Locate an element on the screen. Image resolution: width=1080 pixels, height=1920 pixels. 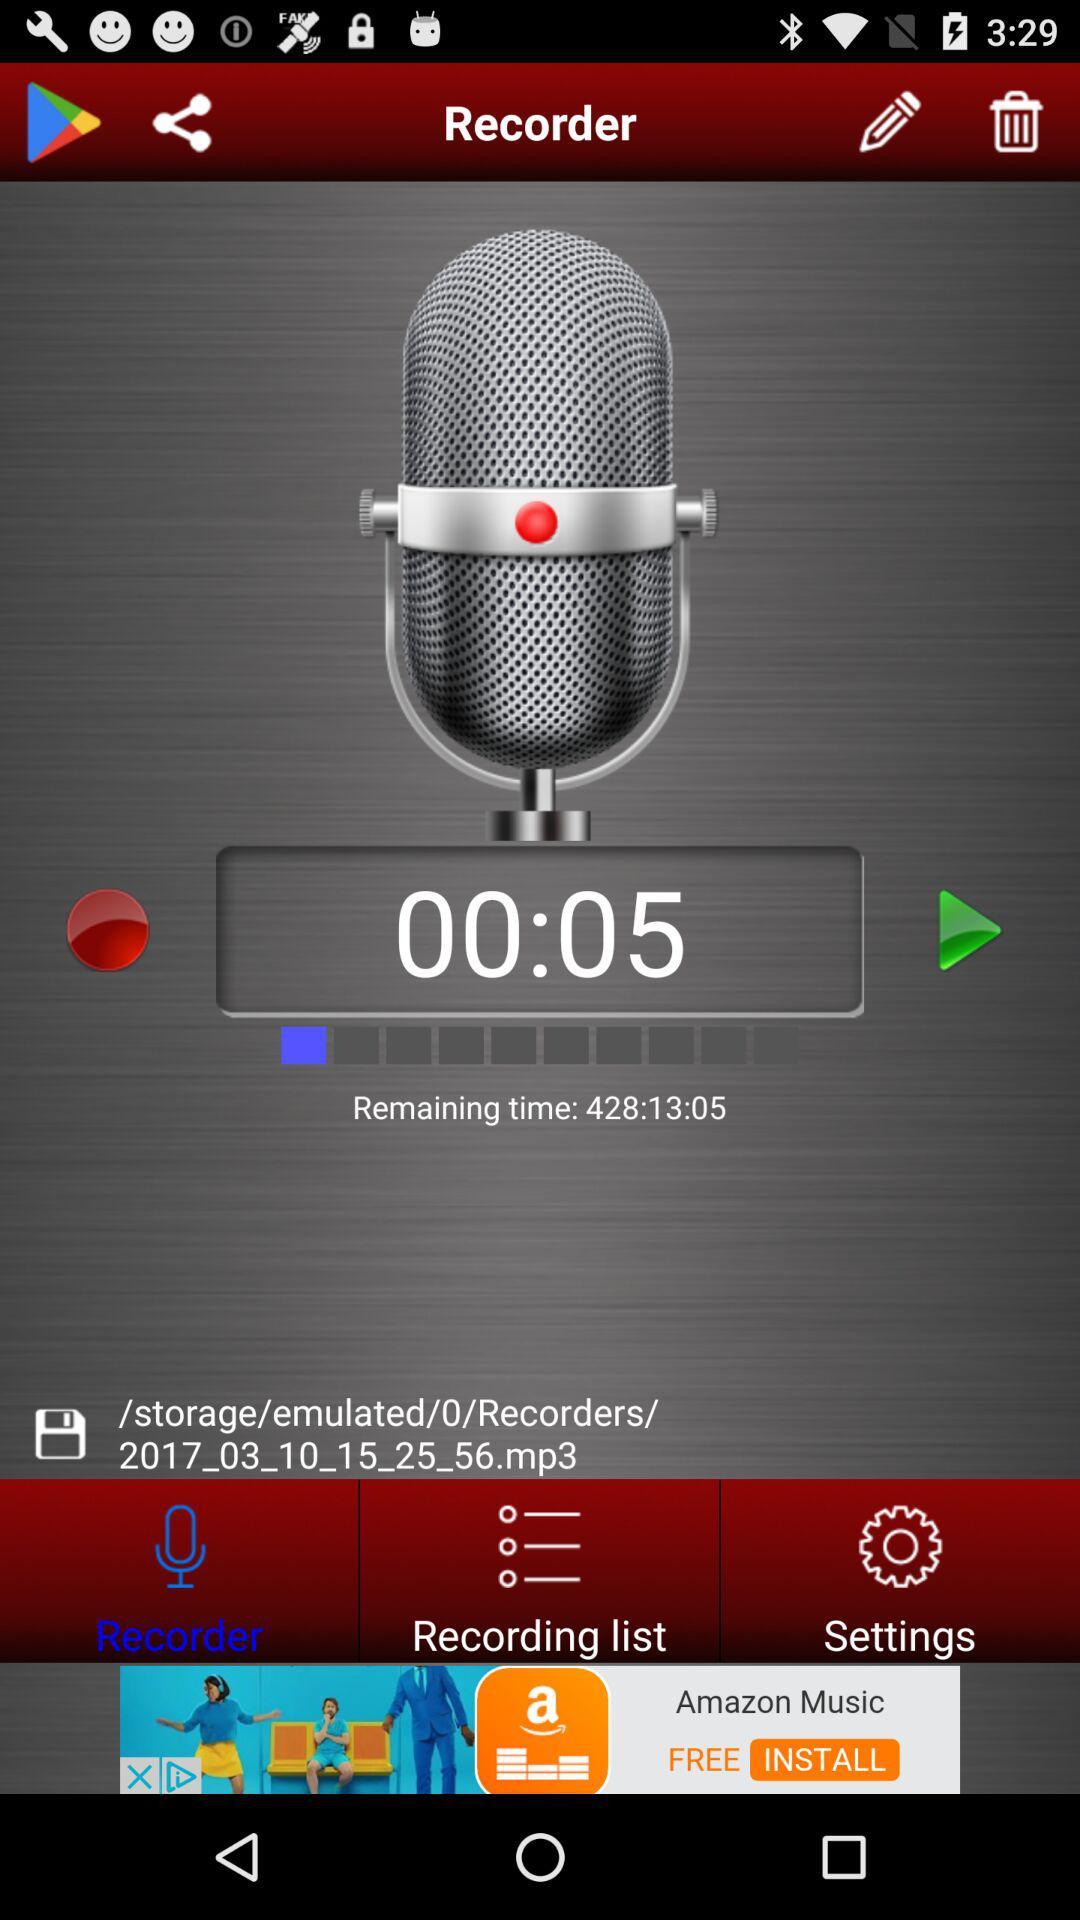
the microphone icon is located at coordinates (178, 1680).